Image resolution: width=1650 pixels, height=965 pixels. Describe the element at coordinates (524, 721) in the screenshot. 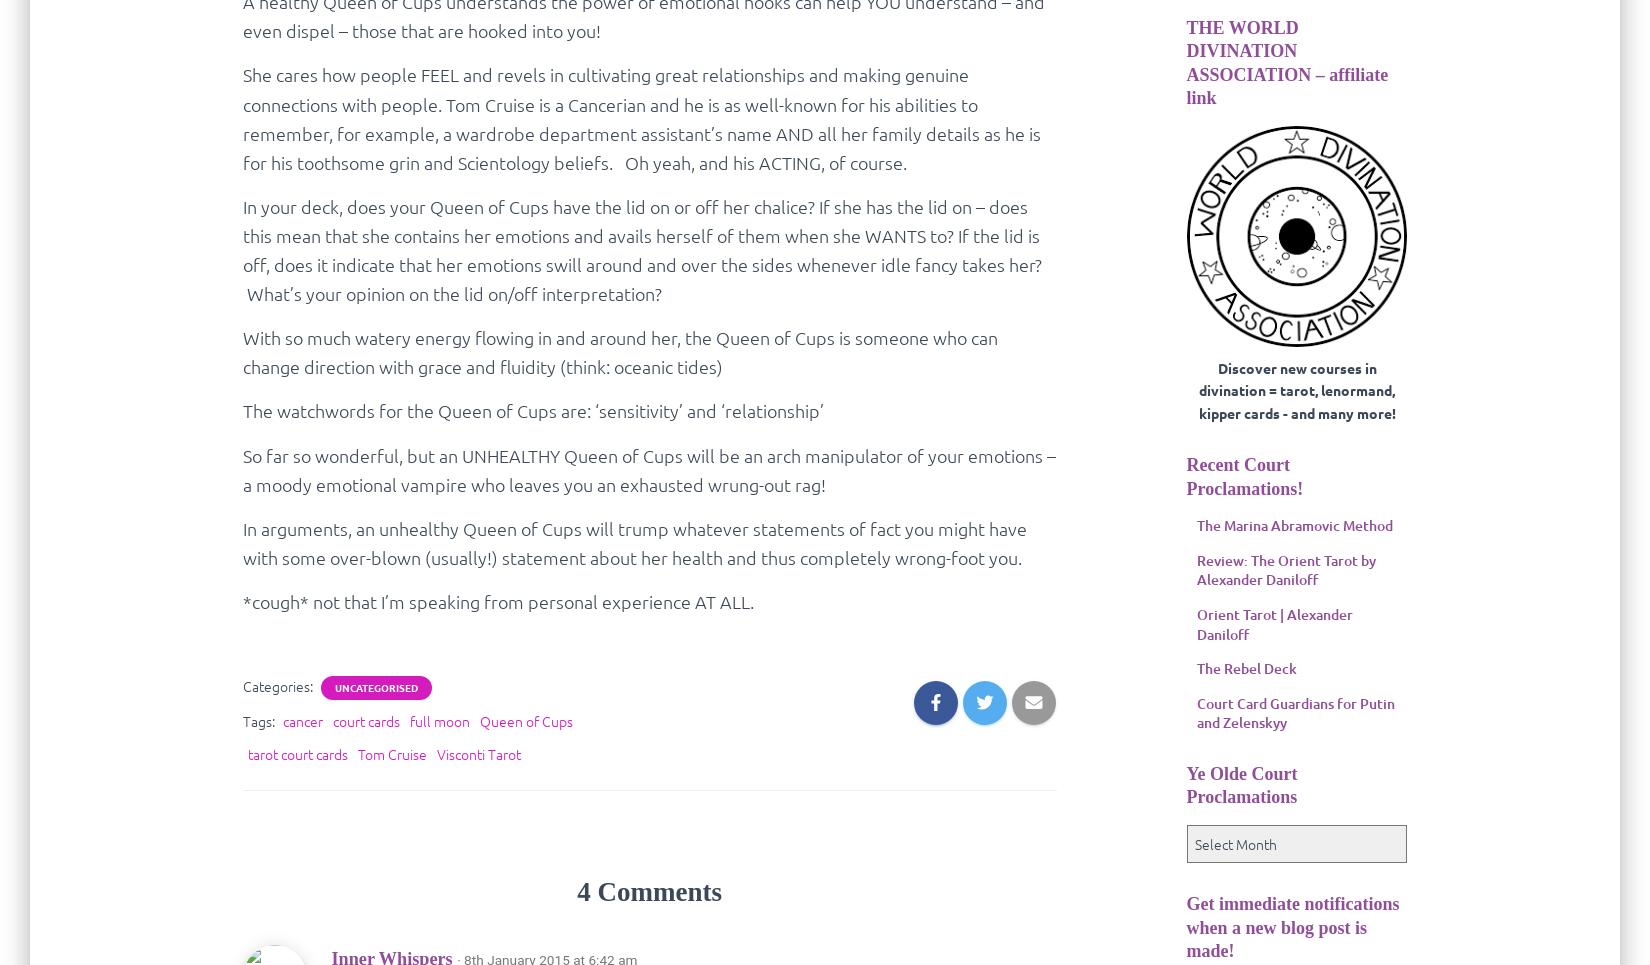

I see `'Queen of Cups'` at that location.